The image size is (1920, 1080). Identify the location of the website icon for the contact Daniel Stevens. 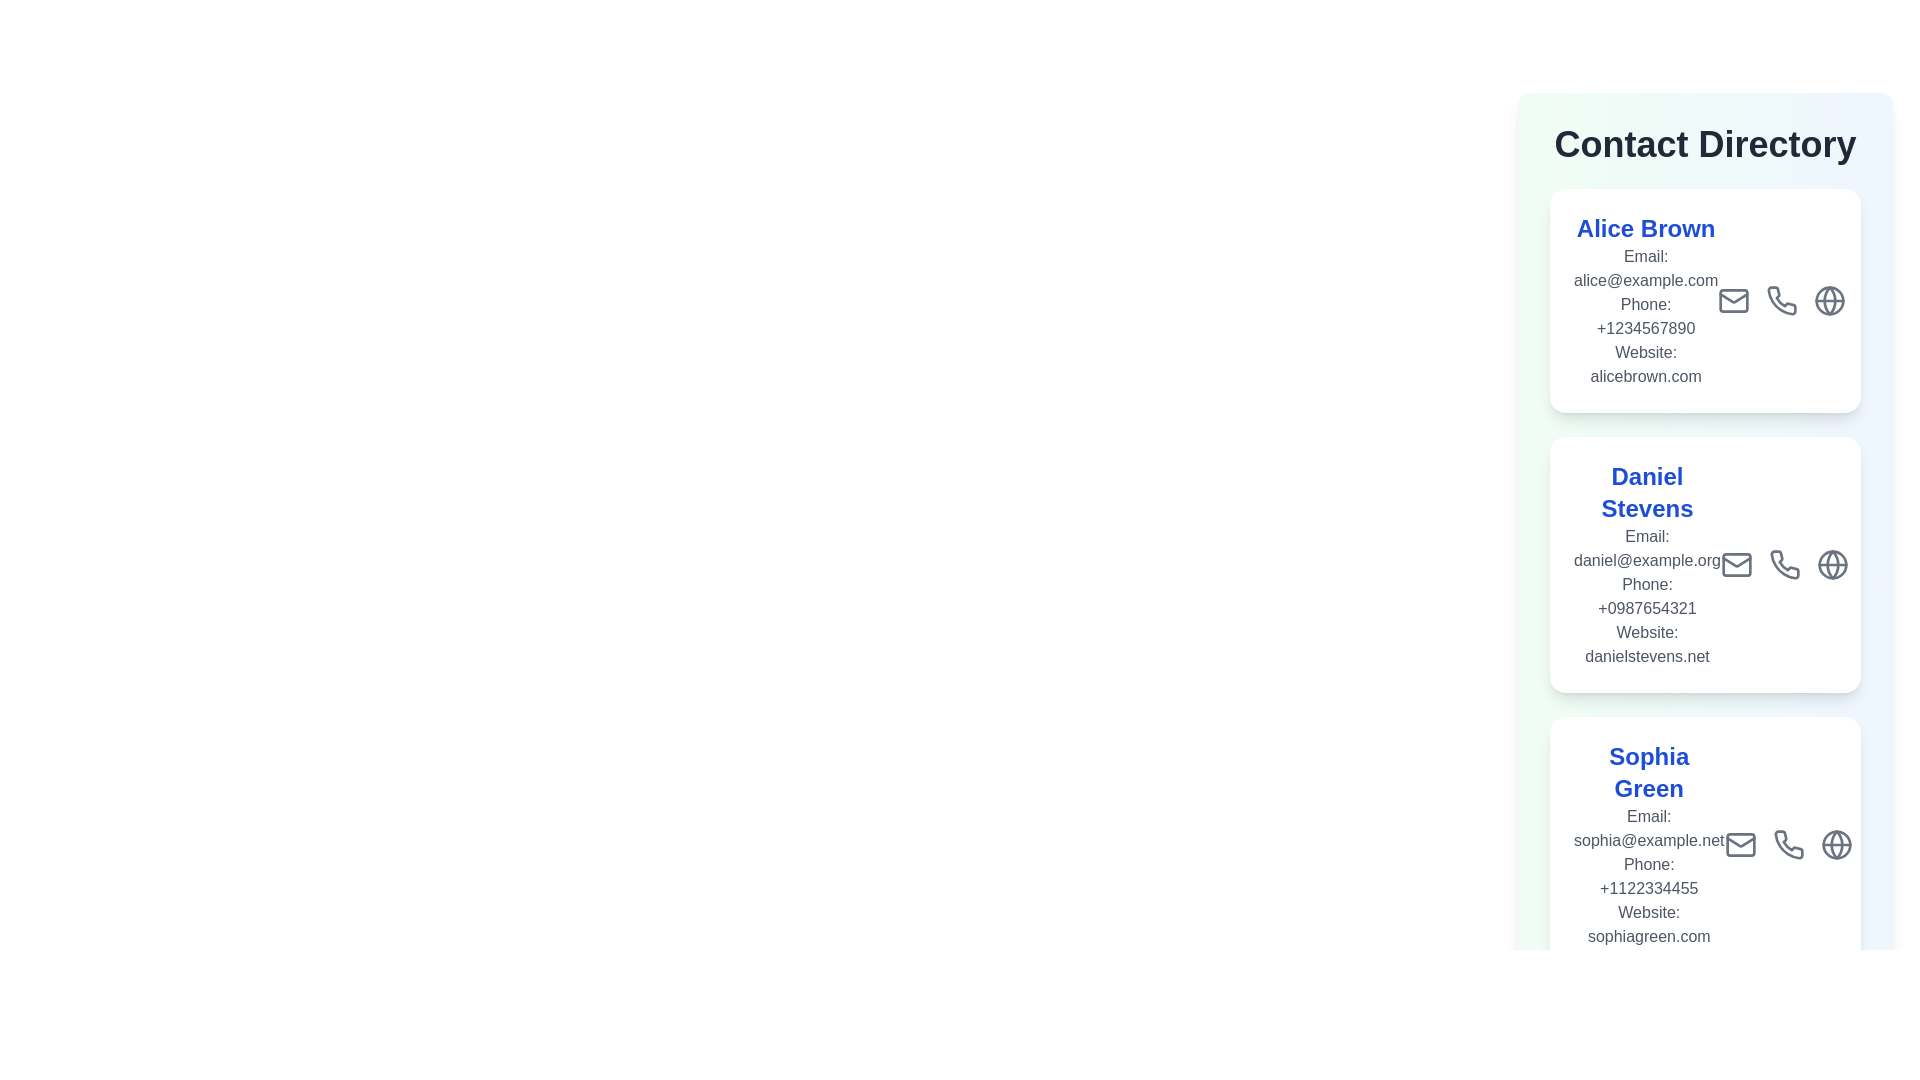
(1833, 644).